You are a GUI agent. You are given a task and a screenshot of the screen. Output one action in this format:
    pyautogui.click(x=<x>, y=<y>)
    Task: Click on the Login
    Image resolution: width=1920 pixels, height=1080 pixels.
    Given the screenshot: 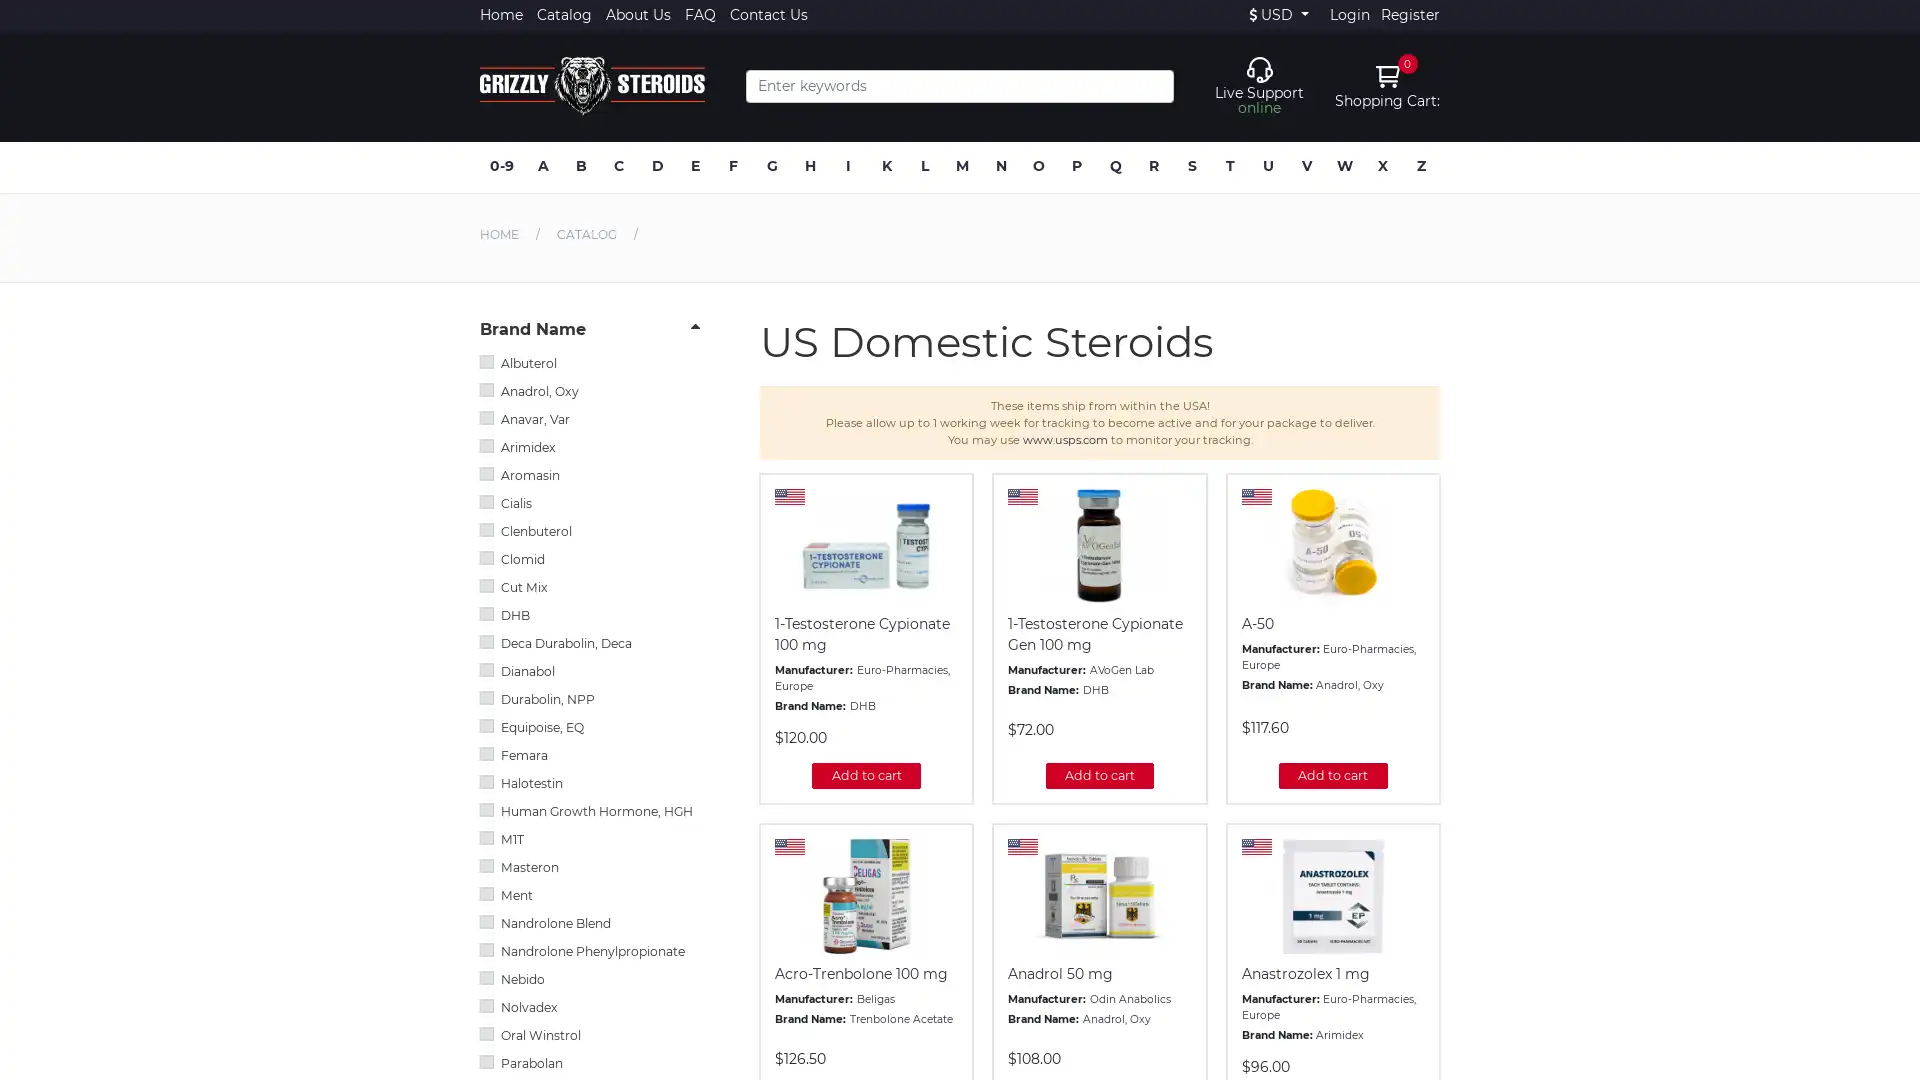 What is the action you would take?
    pyautogui.click(x=1349, y=15)
    